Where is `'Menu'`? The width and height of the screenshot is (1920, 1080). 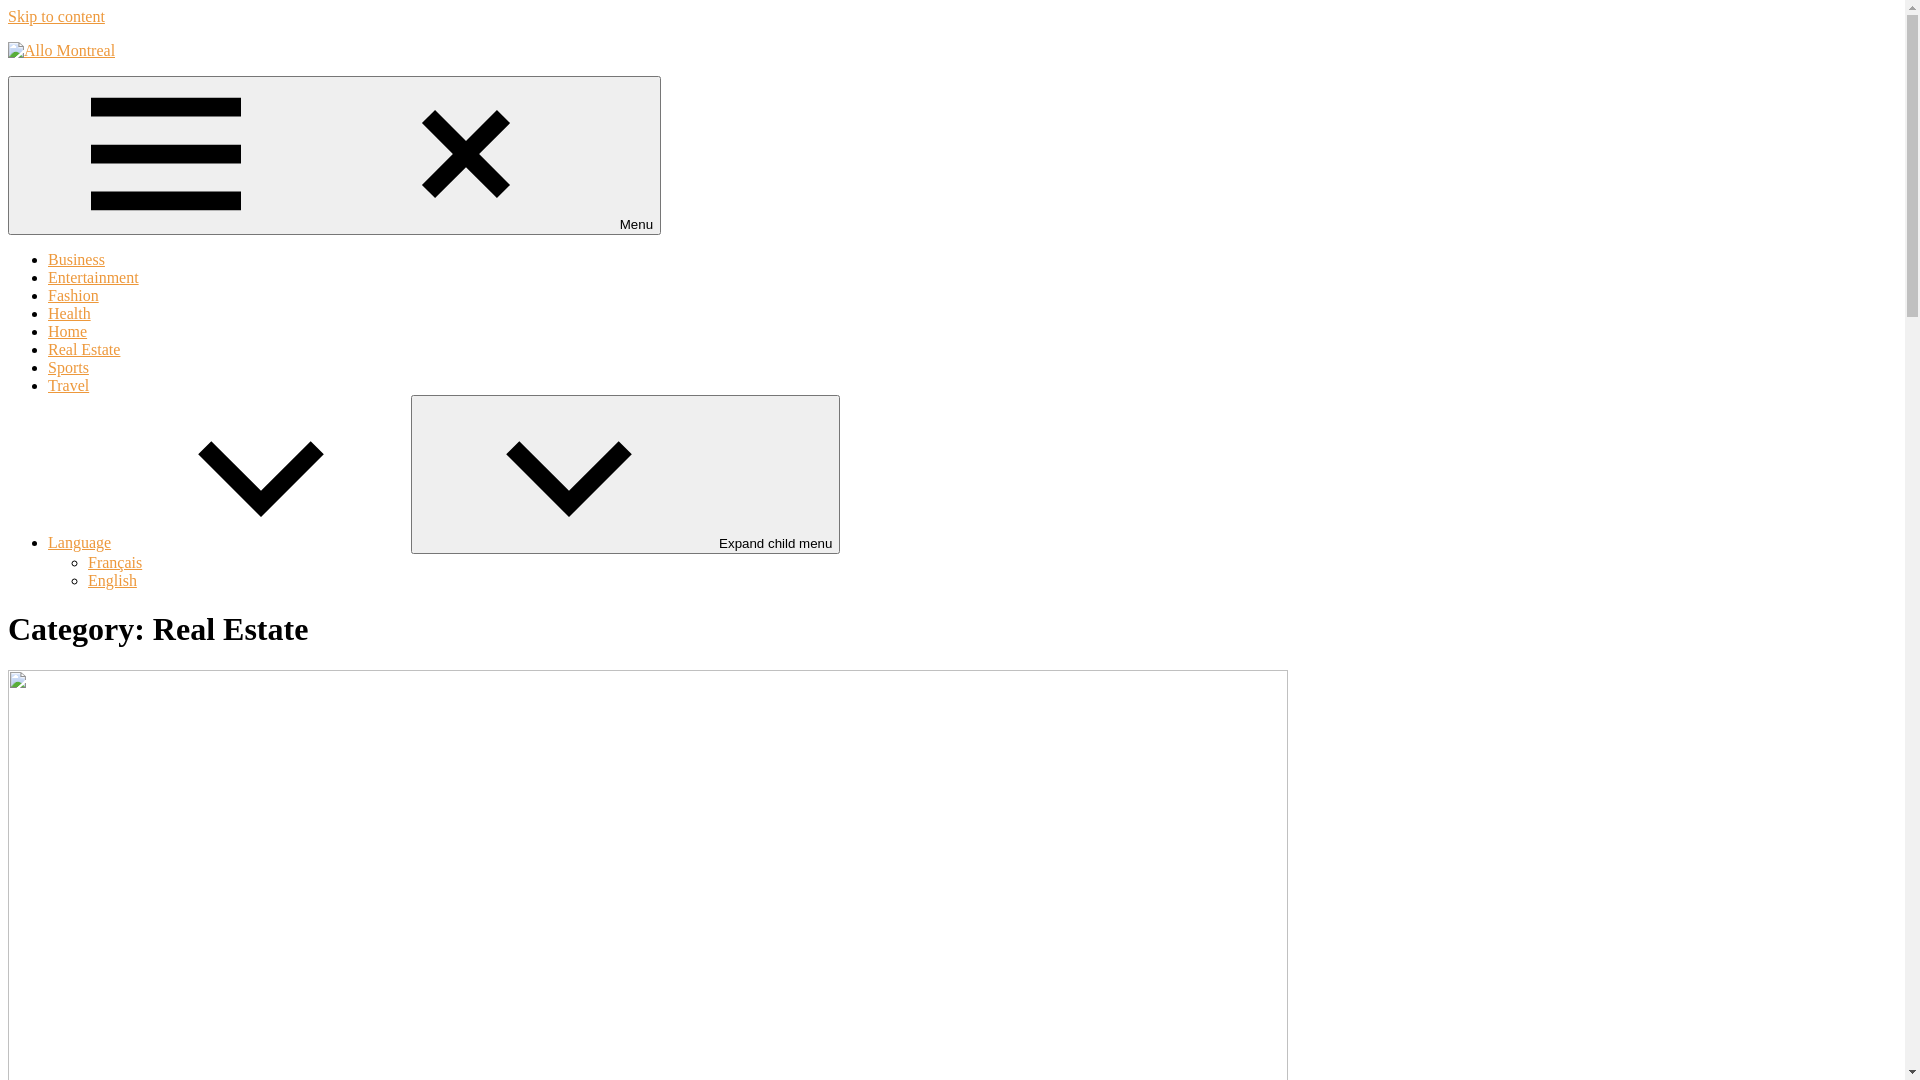 'Menu' is located at coordinates (8, 154).